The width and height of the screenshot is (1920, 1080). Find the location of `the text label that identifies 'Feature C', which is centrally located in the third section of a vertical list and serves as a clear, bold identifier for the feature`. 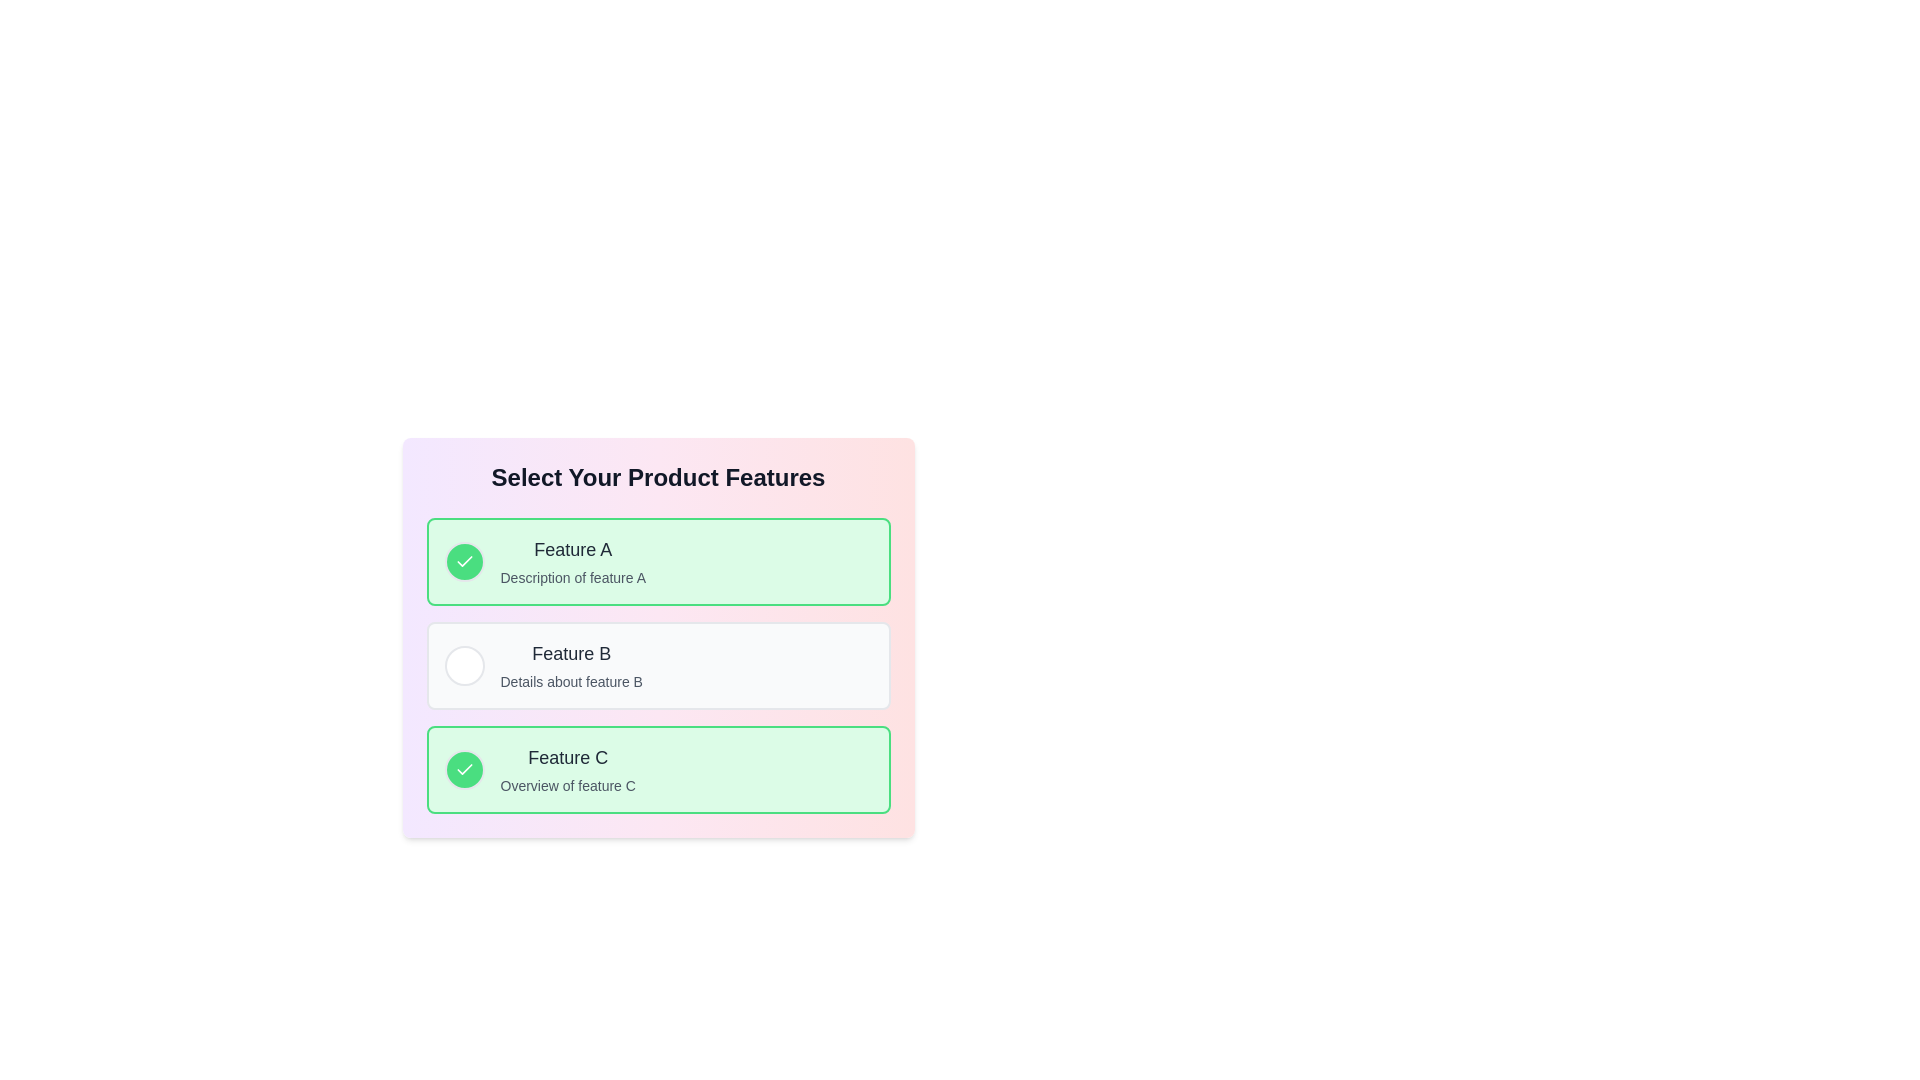

the text label that identifies 'Feature C', which is centrally located in the third section of a vertical list and serves as a clear, bold identifier for the feature is located at coordinates (567, 758).